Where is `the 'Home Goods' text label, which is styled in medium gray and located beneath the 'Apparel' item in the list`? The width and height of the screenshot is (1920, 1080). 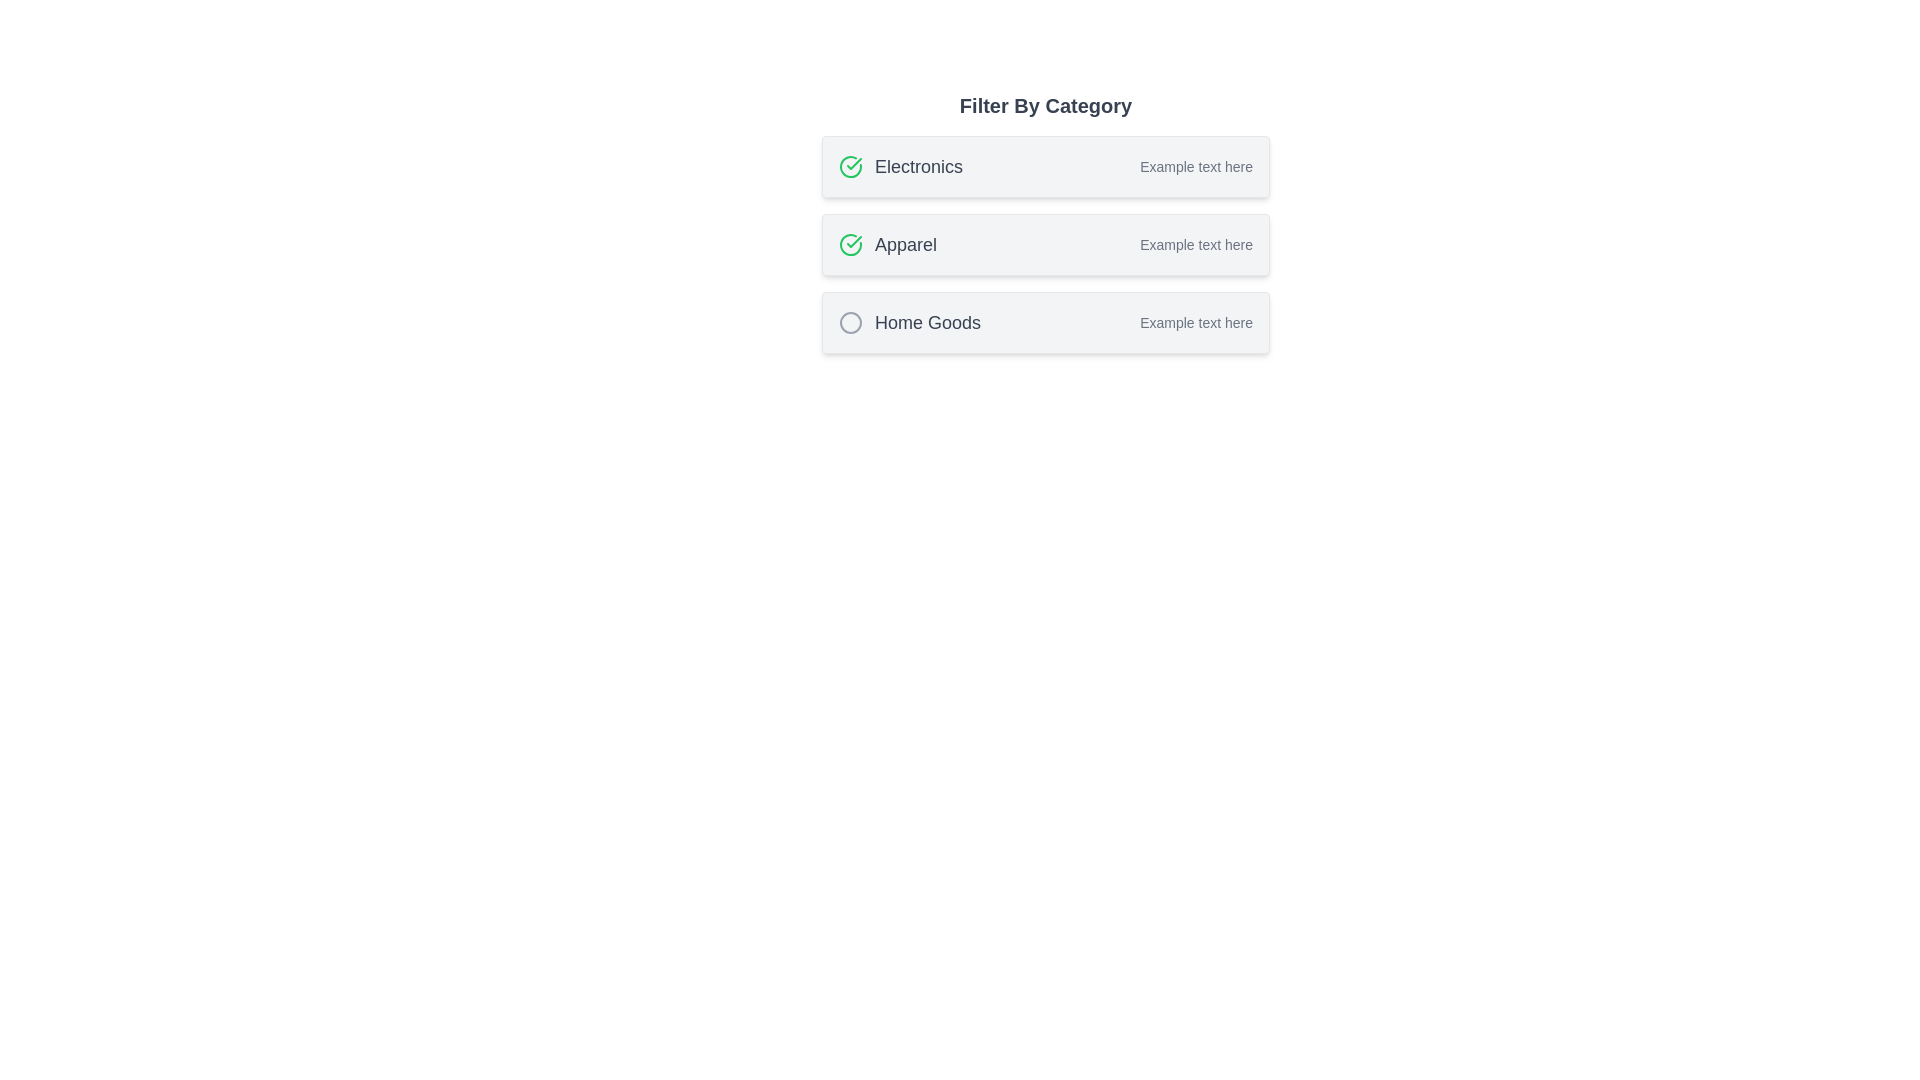
the 'Home Goods' text label, which is styled in medium gray and located beneath the 'Apparel' item in the list is located at coordinates (909, 322).